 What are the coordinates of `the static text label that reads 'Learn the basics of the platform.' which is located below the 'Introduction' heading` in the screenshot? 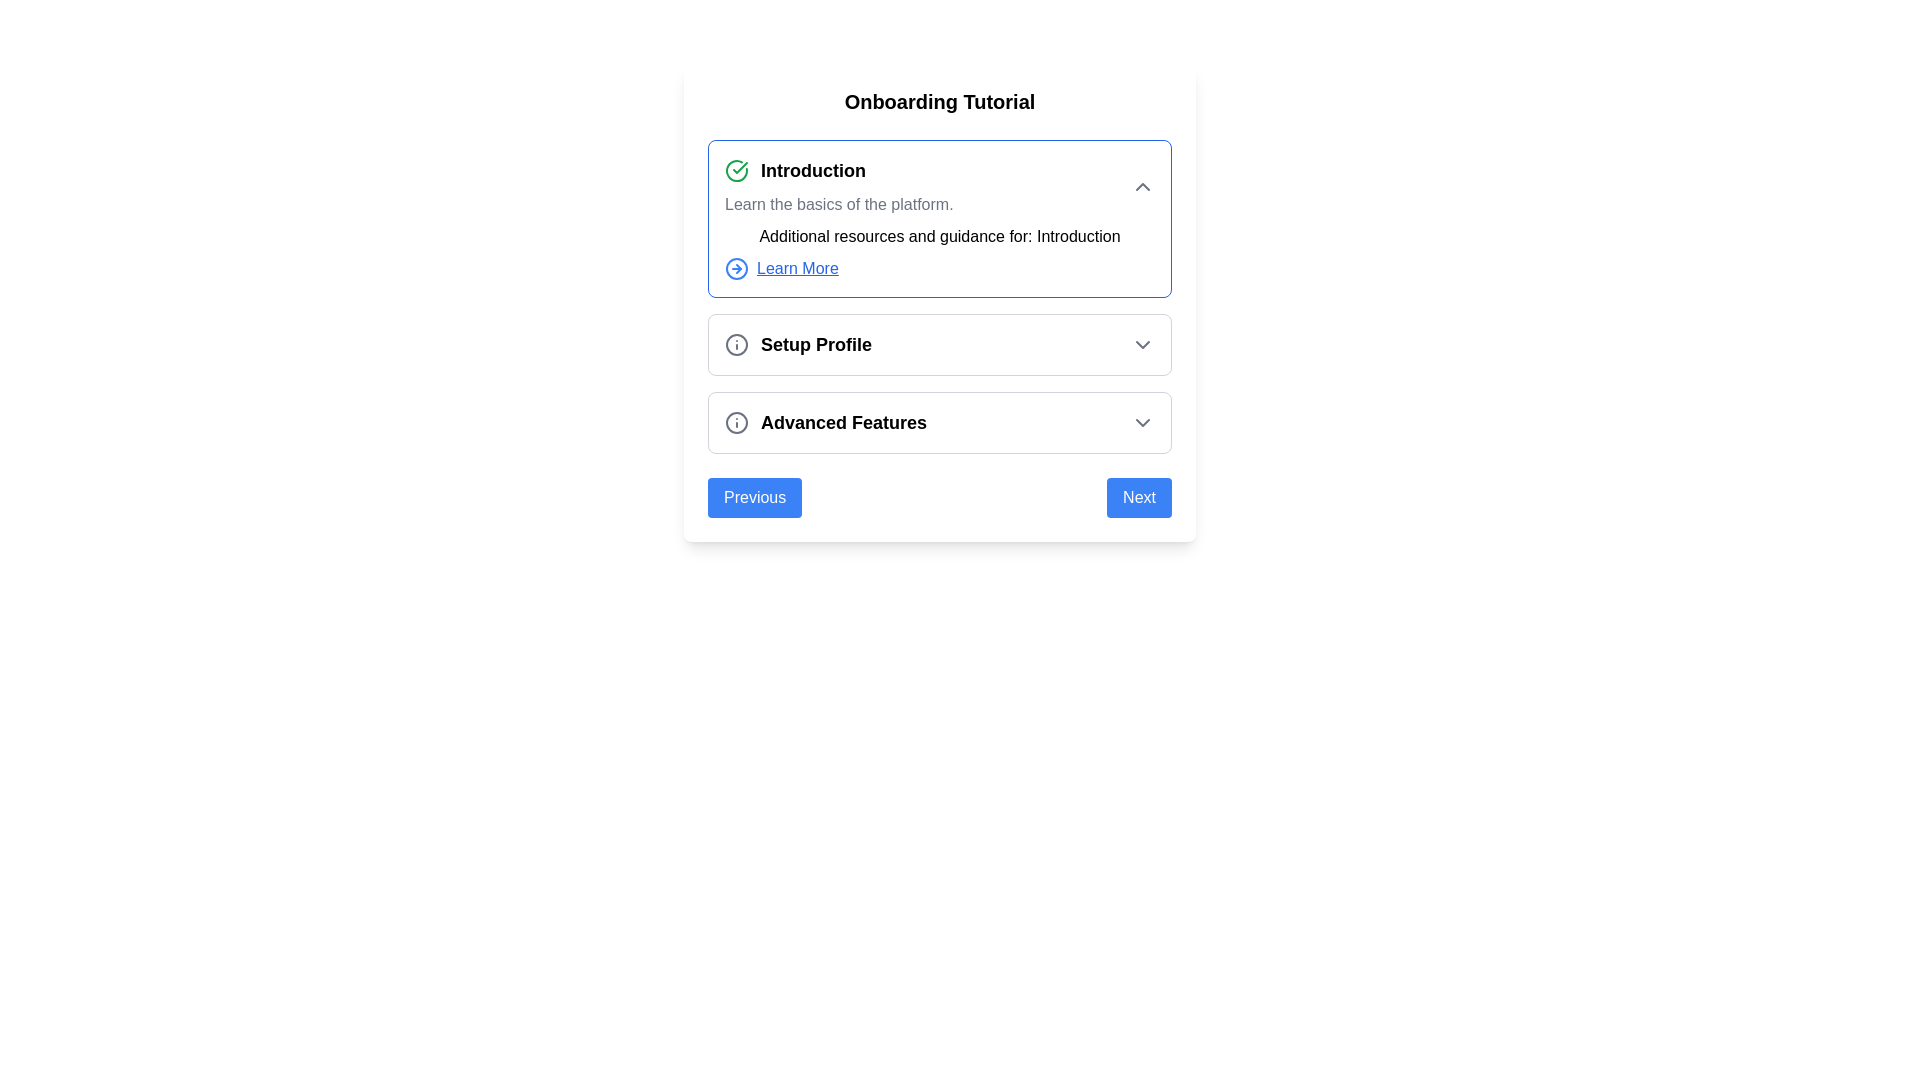 It's located at (839, 204).